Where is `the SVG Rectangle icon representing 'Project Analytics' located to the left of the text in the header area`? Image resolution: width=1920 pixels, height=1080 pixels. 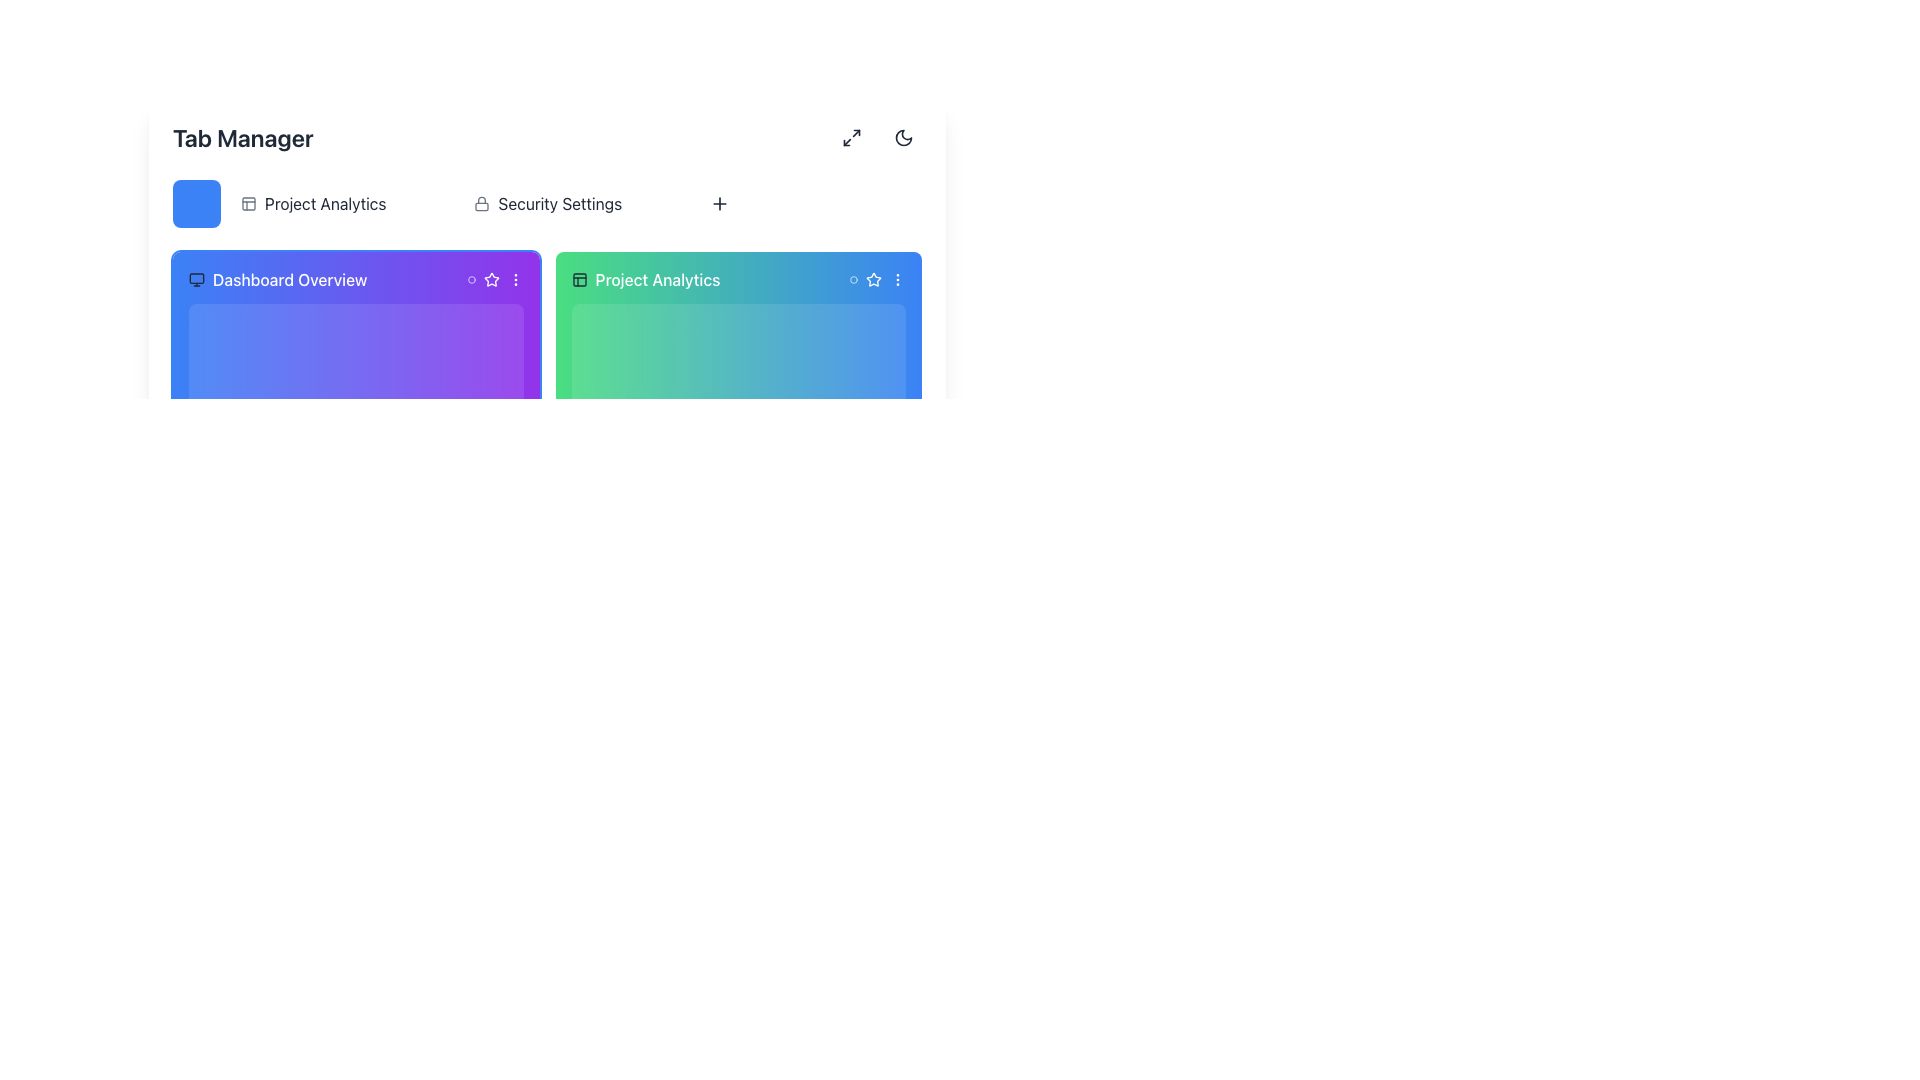 the SVG Rectangle icon representing 'Project Analytics' located to the left of the text in the header area is located at coordinates (248, 204).